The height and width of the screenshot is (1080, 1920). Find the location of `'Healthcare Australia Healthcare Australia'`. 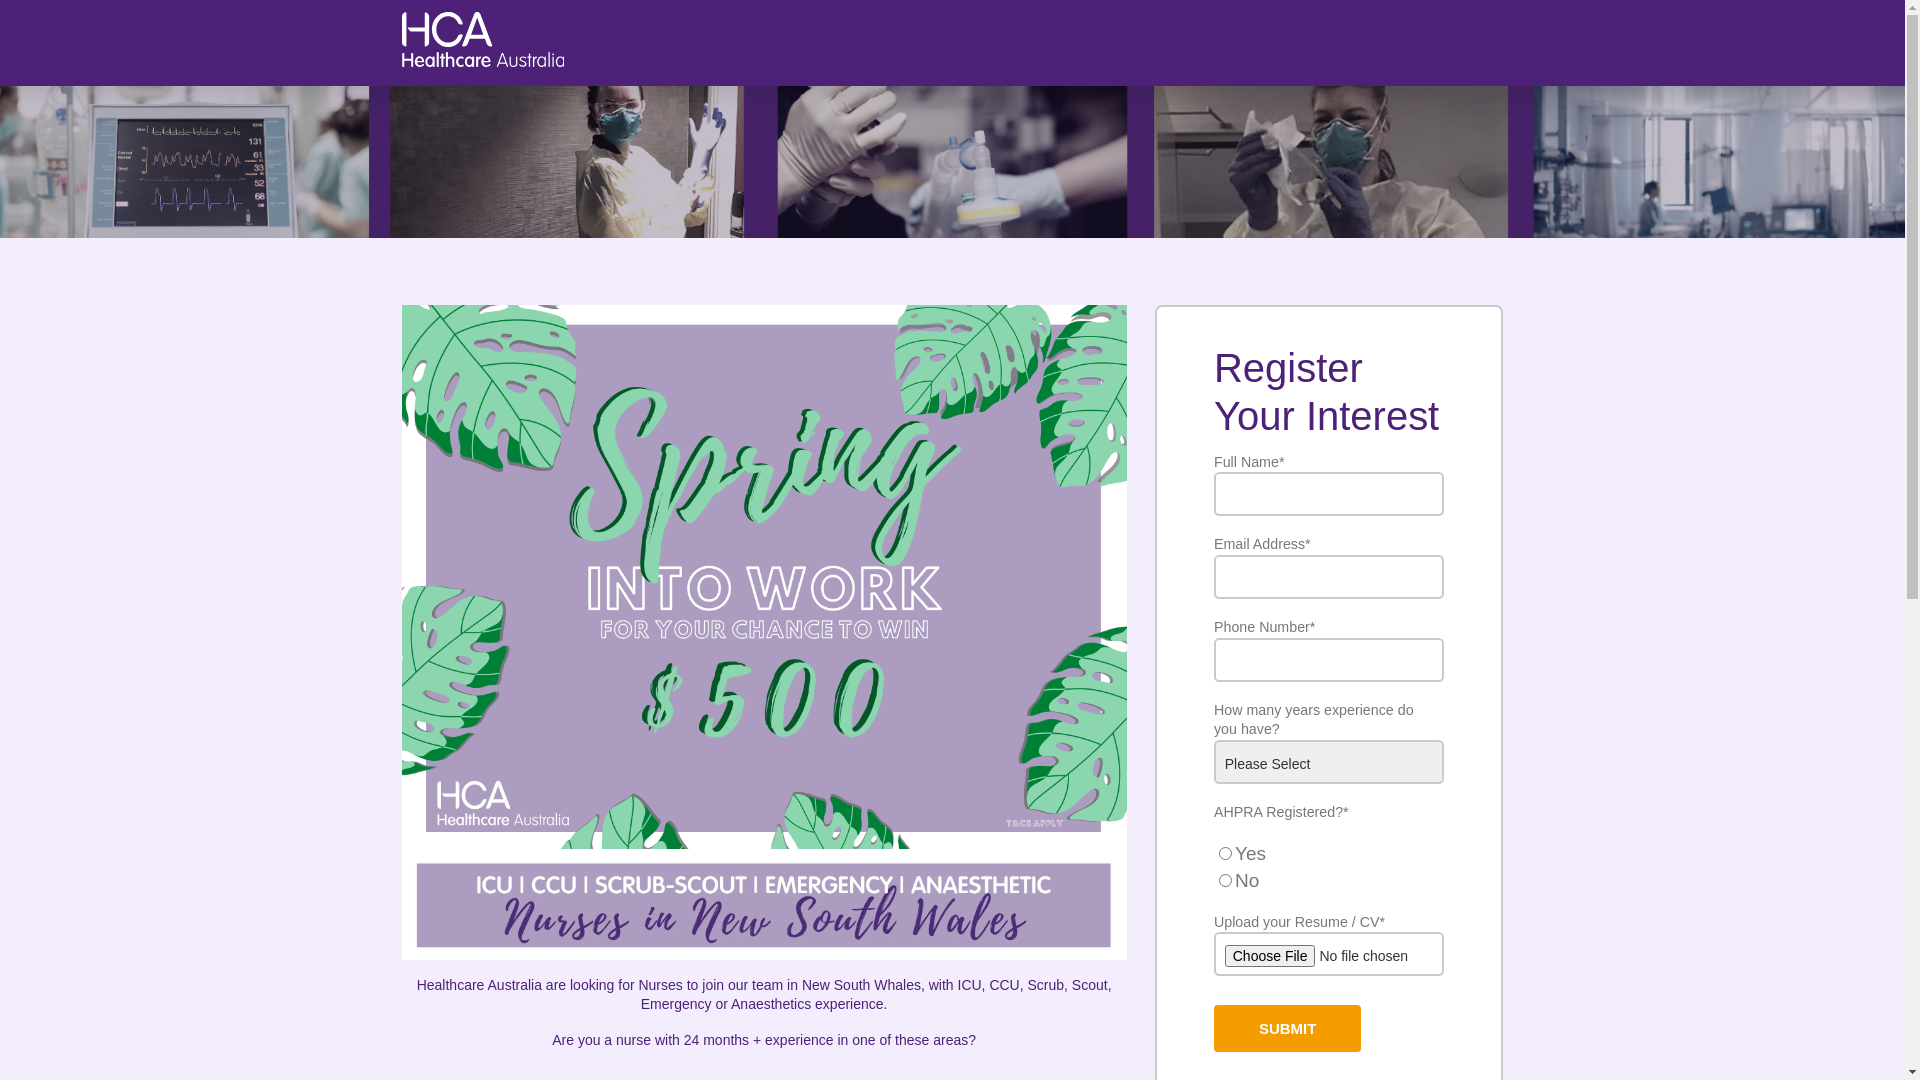

'Healthcare Australia Healthcare Australia' is located at coordinates (483, 59).